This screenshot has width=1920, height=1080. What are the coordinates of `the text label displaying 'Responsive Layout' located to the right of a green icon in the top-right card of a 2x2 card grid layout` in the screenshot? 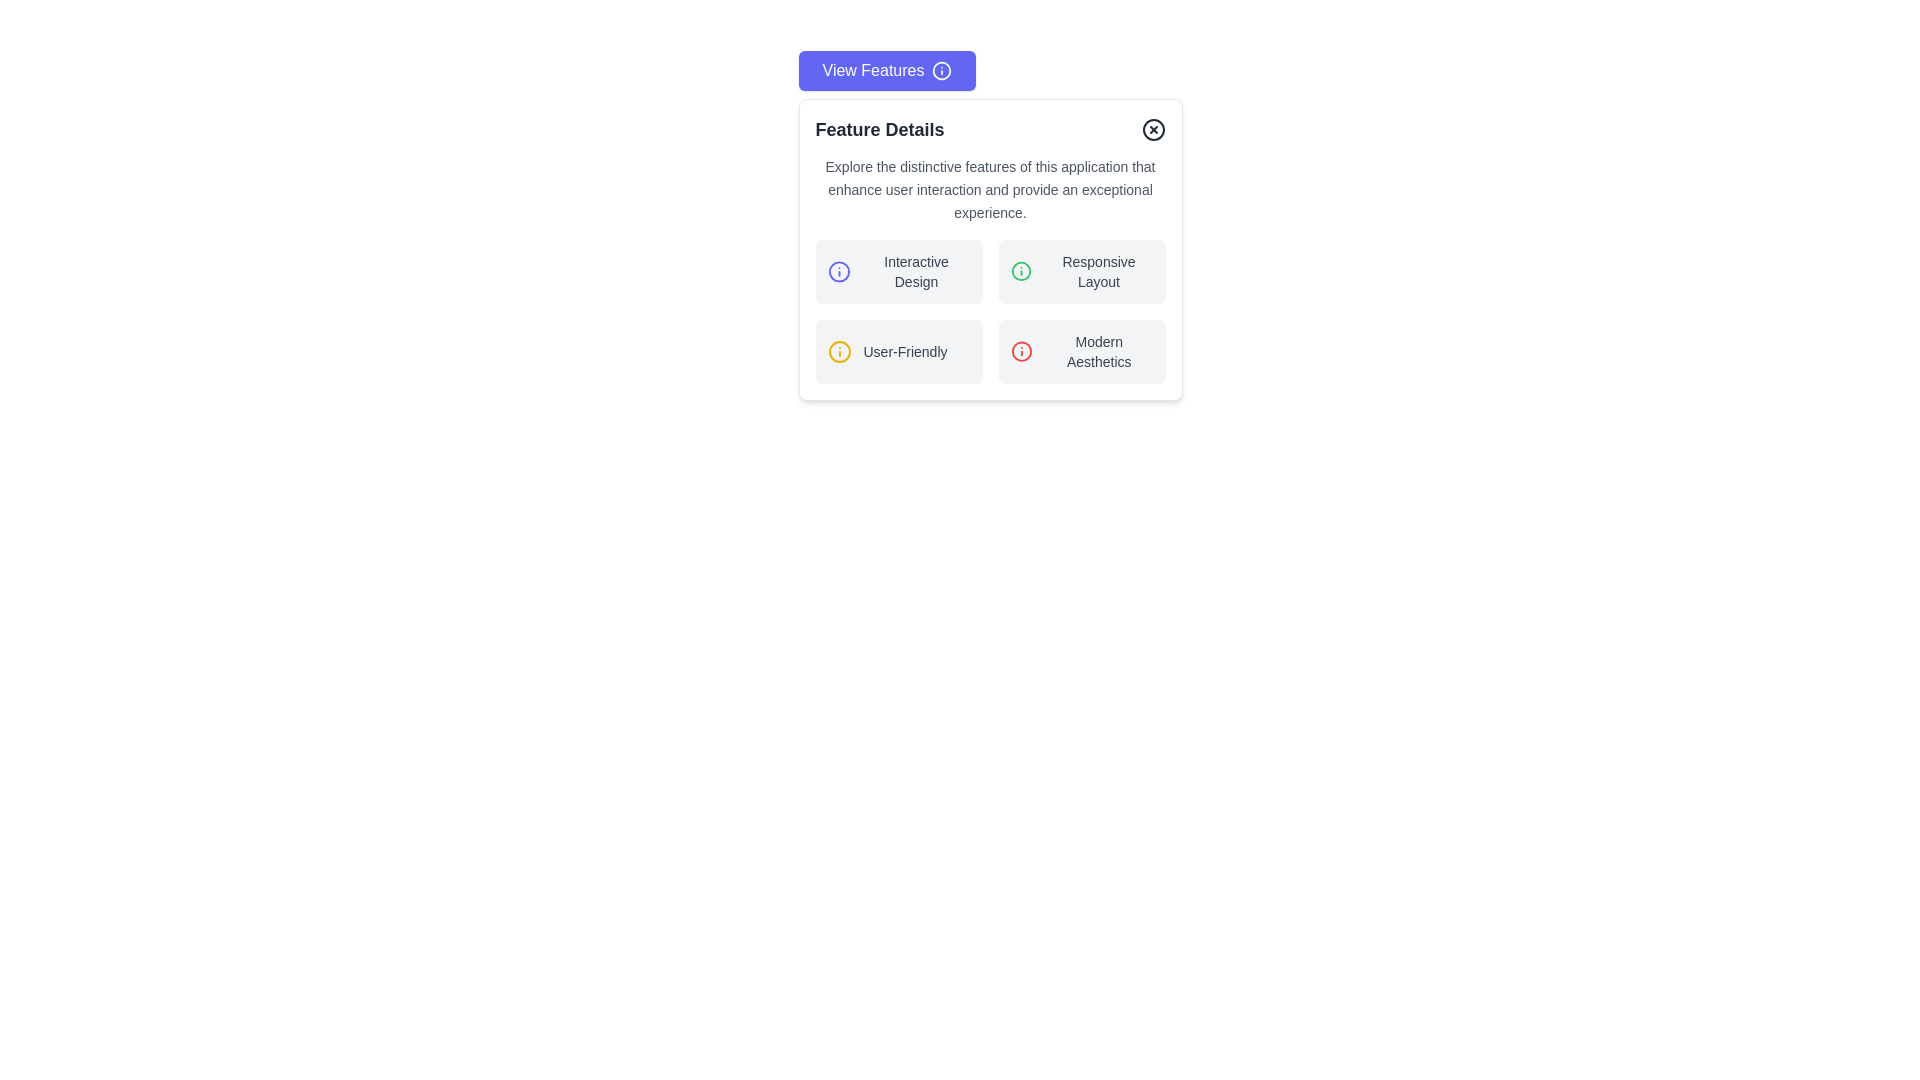 It's located at (1098, 272).